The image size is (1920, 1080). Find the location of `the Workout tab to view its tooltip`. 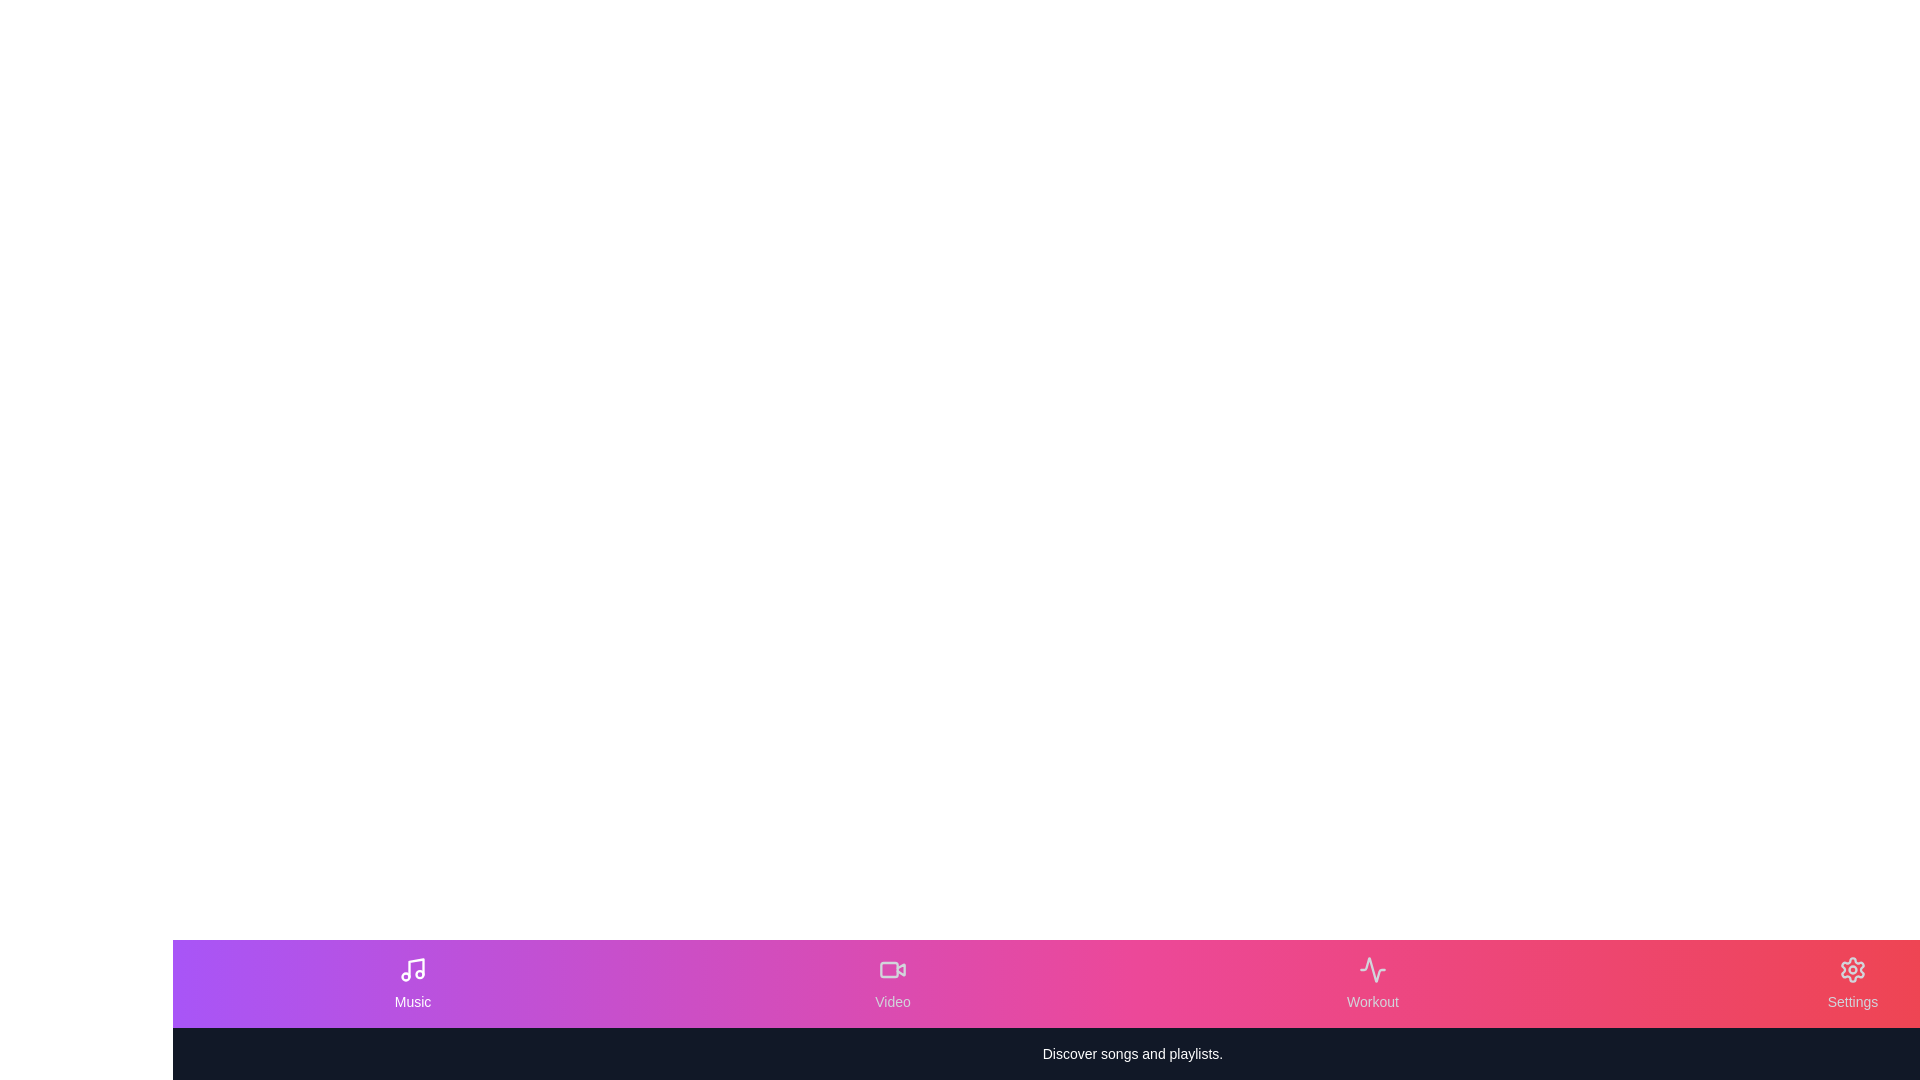

the Workout tab to view its tooltip is located at coordinates (1371, 982).